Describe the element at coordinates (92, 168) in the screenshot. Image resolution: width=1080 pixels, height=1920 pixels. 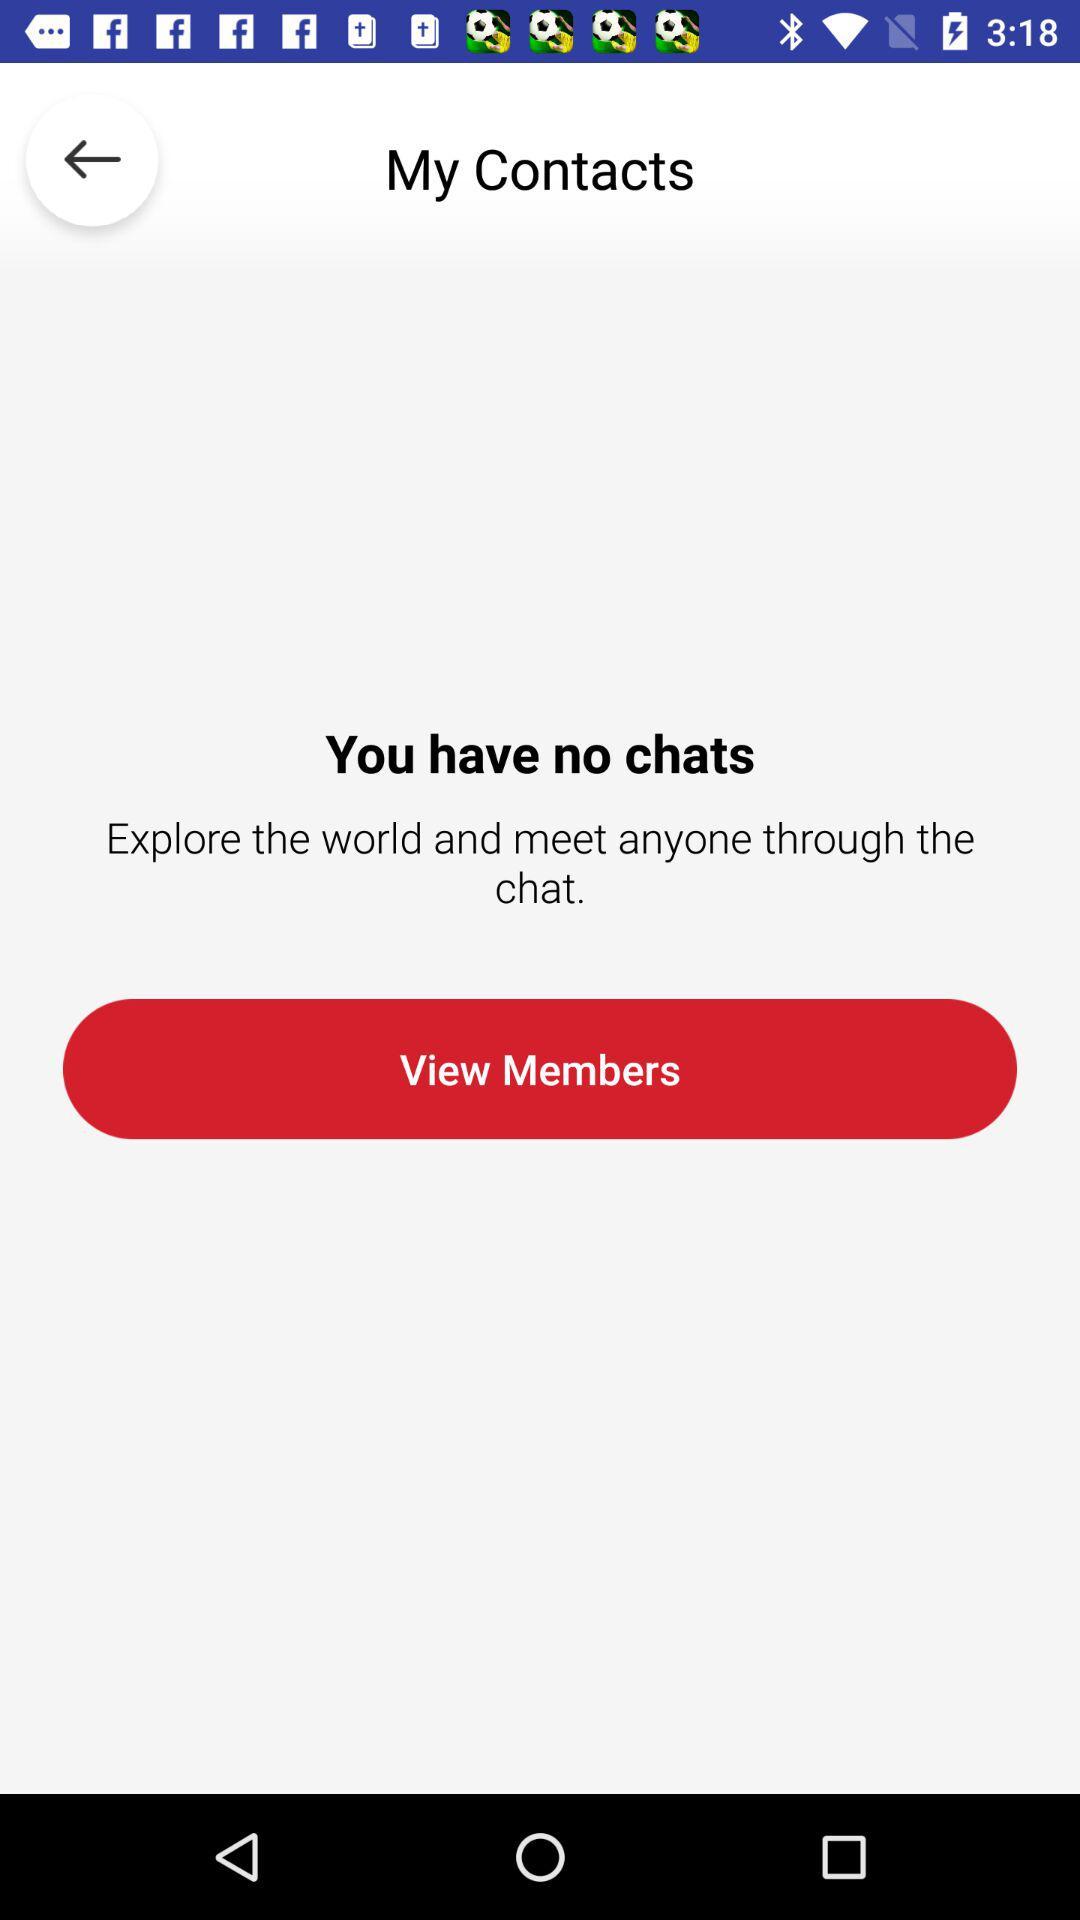
I see `the arrow_backward icon` at that location.